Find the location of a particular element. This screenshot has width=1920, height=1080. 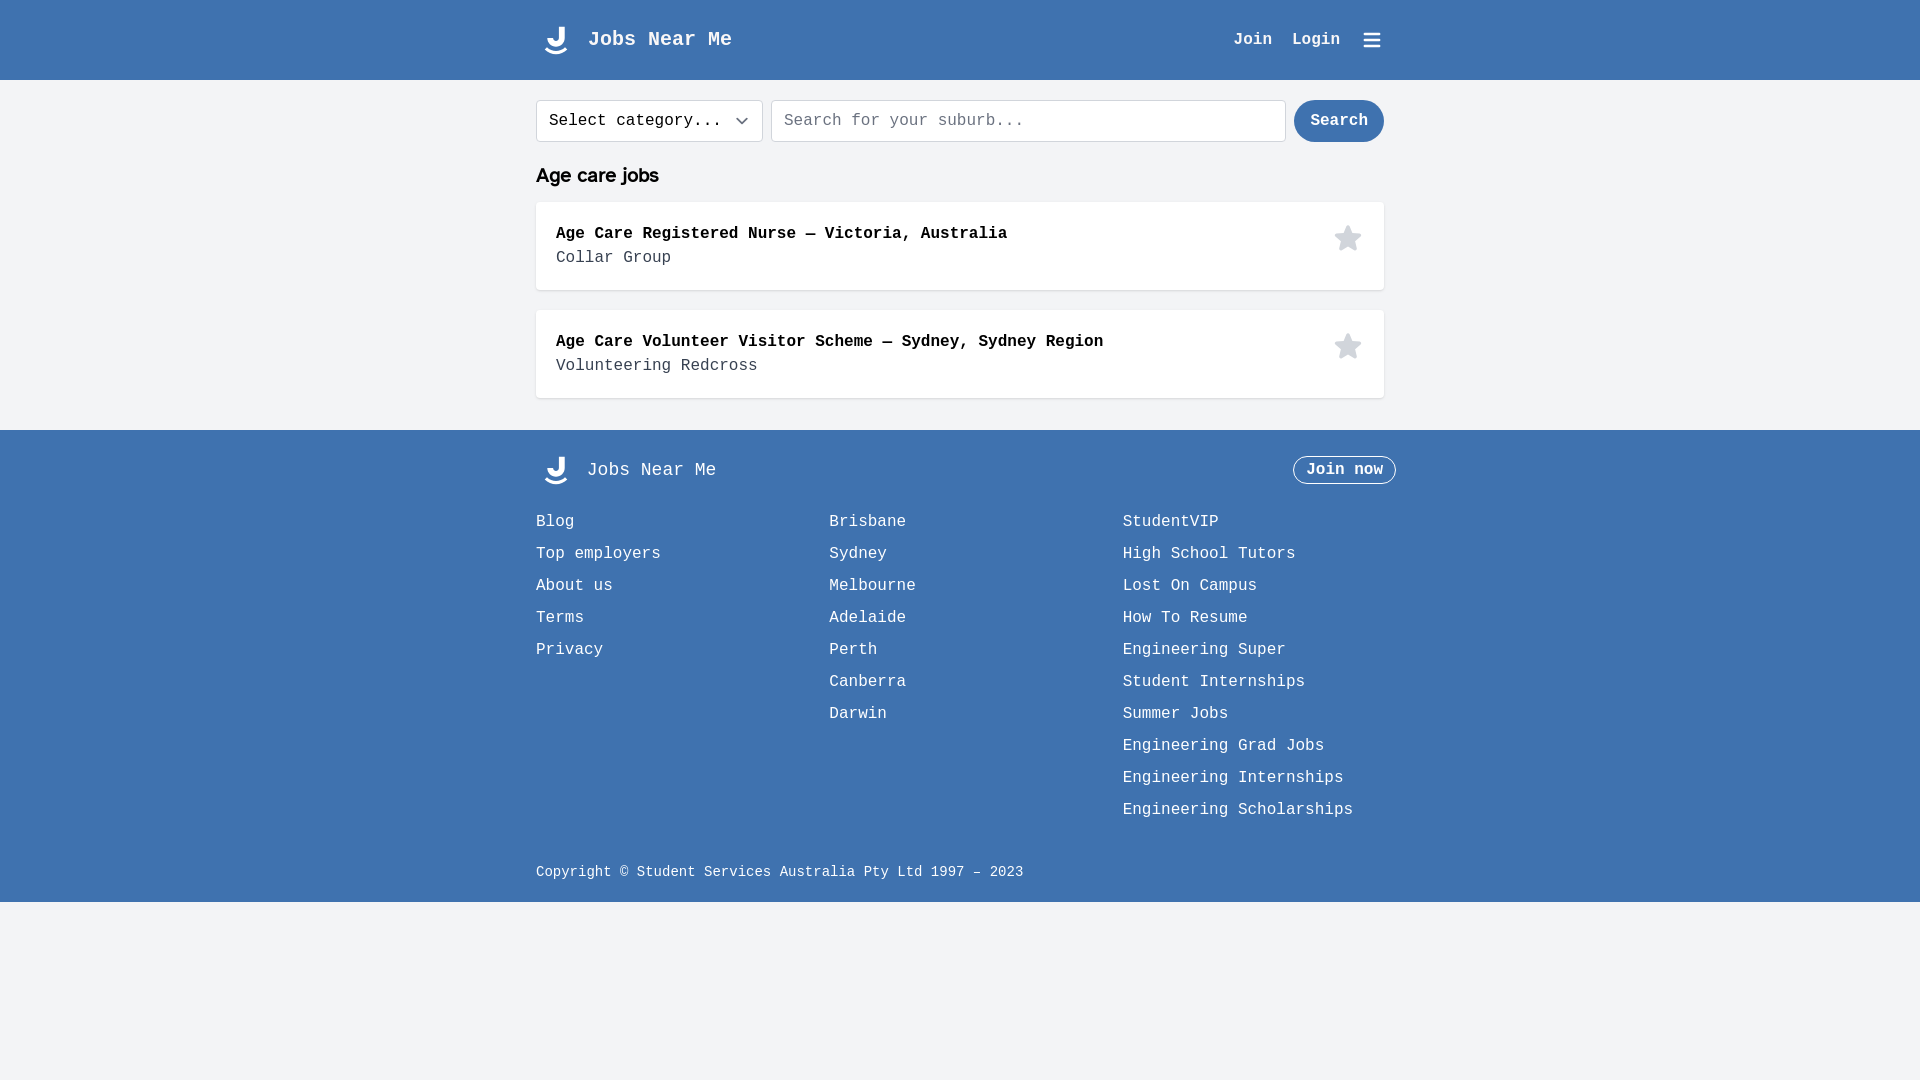

'Join now' is located at coordinates (1344, 470).